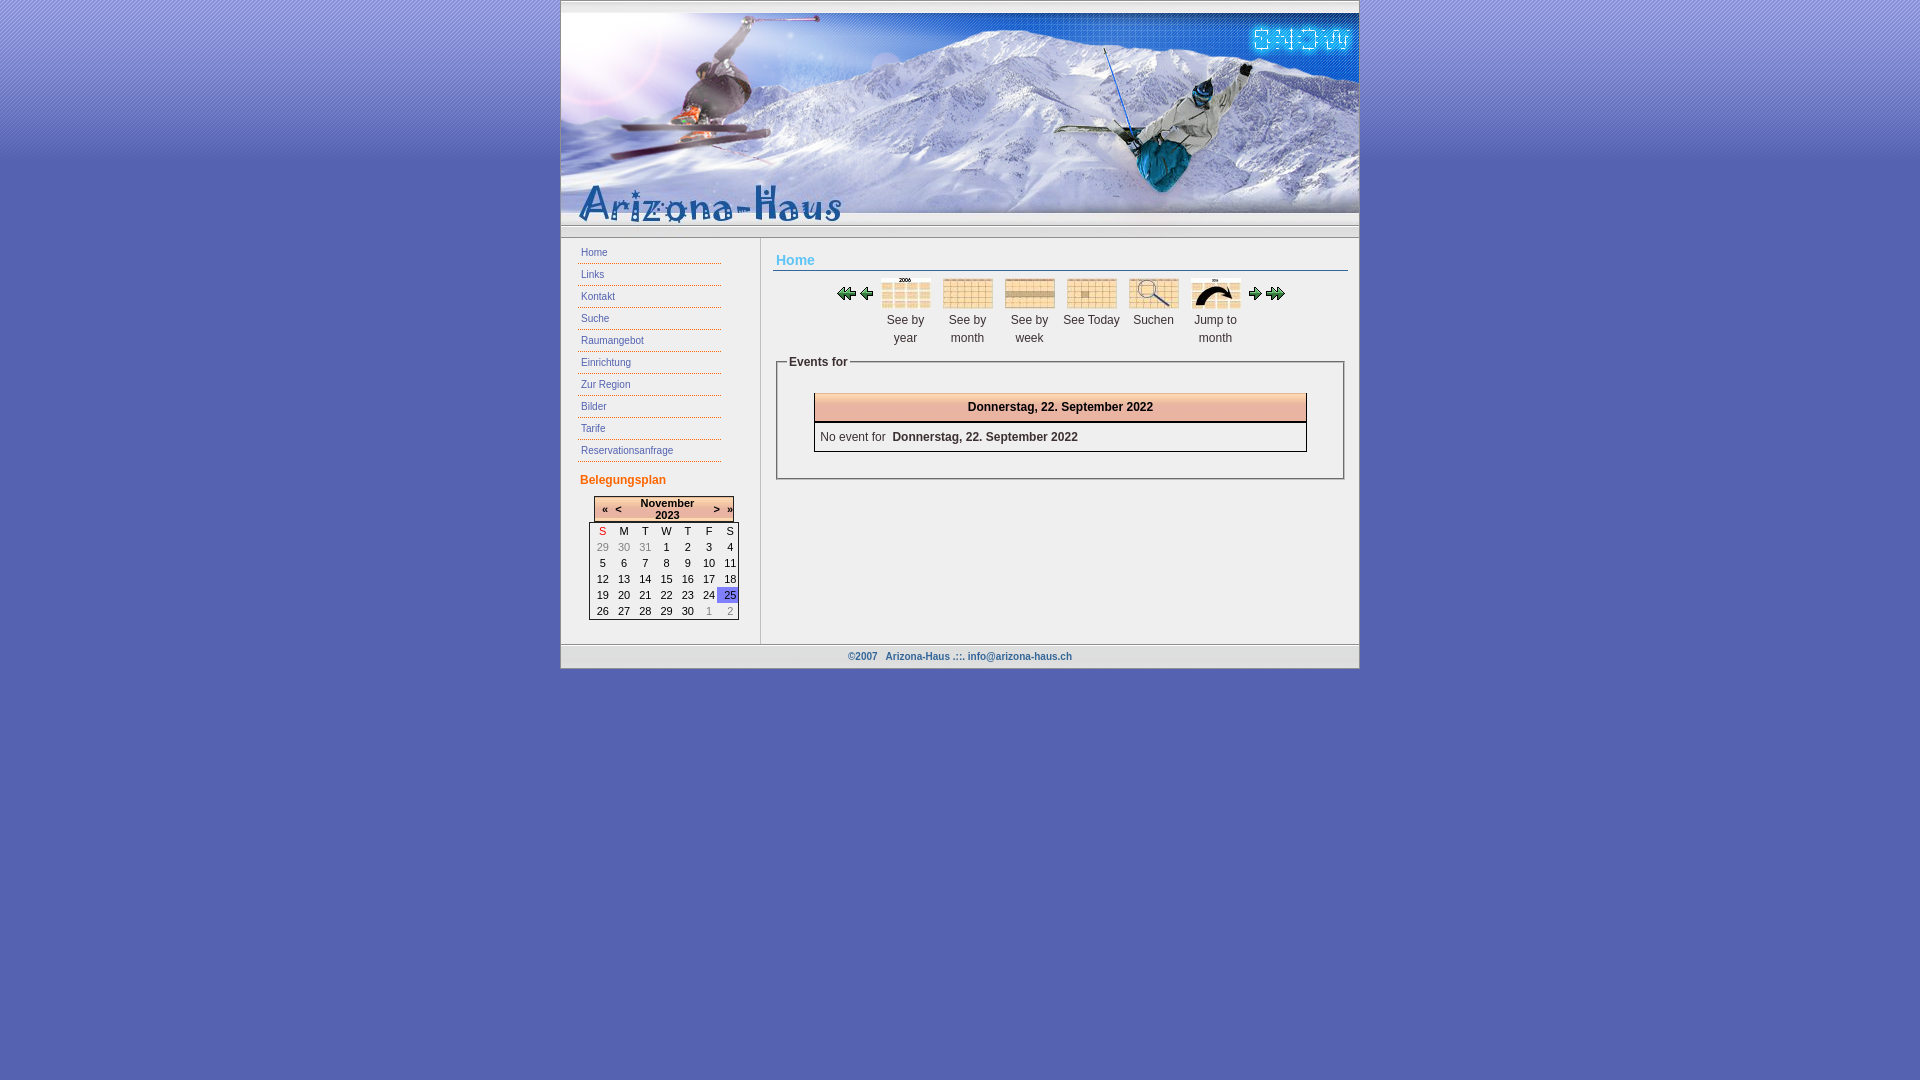 The width and height of the screenshot is (1920, 1080). Describe the element at coordinates (1019, 656) in the screenshot. I see `'info@arizona-haus.ch'` at that location.